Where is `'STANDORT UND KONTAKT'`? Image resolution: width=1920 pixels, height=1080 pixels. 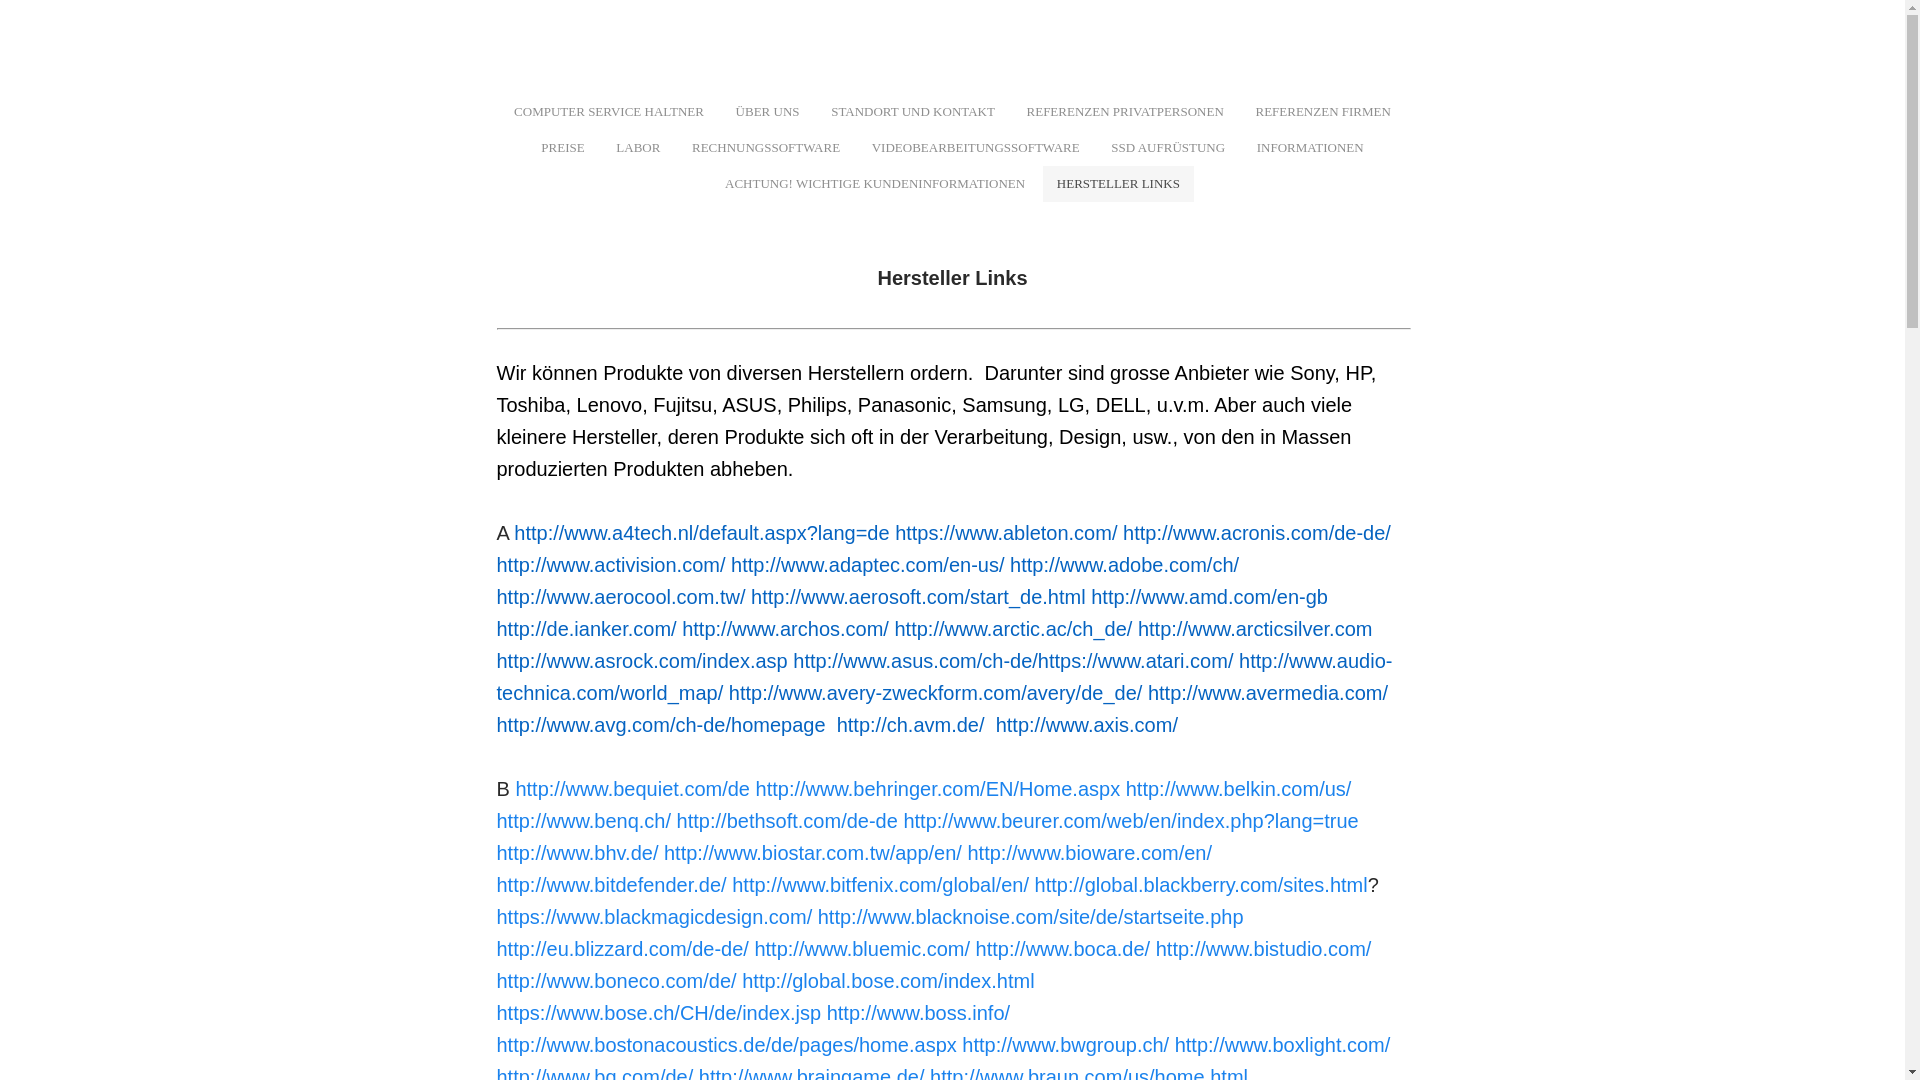 'STANDORT UND KONTAKT' is located at coordinates (911, 111).